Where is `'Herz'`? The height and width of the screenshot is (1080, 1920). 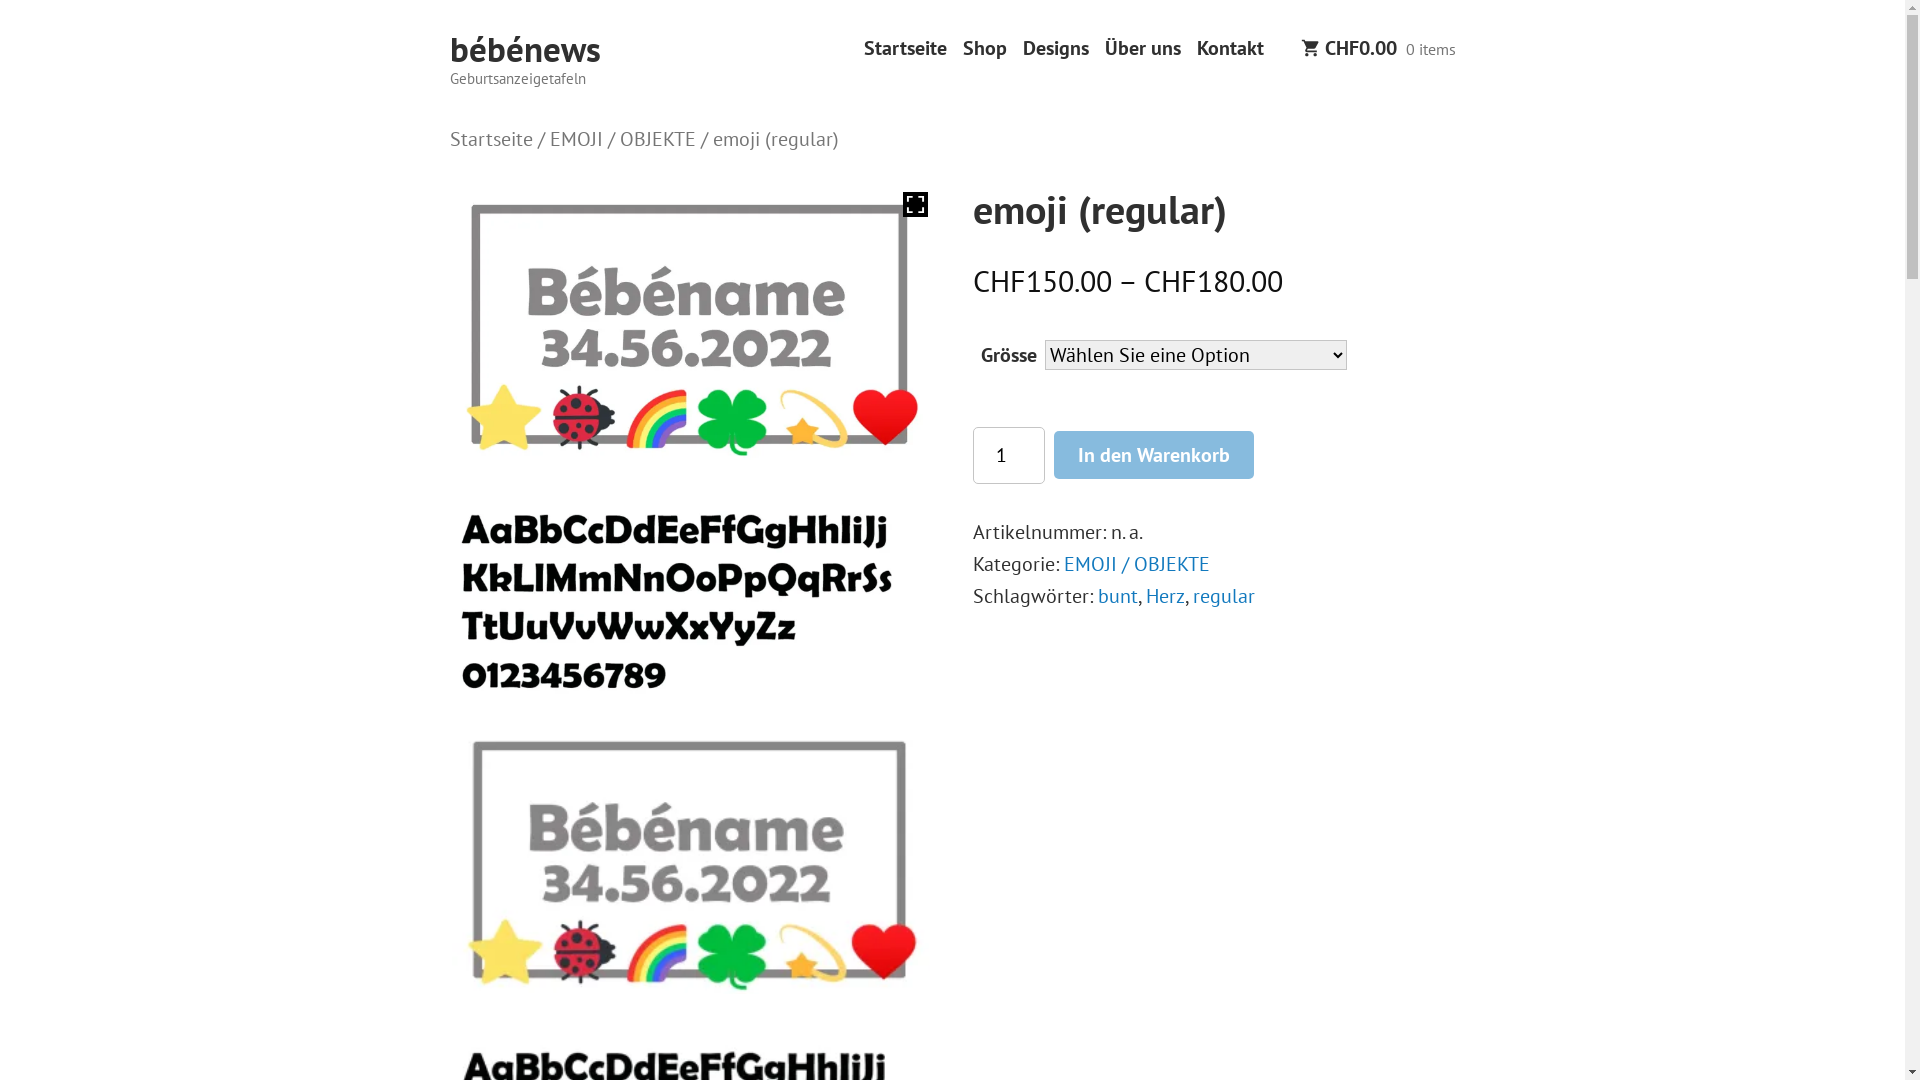
'Herz' is located at coordinates (1165, 595).